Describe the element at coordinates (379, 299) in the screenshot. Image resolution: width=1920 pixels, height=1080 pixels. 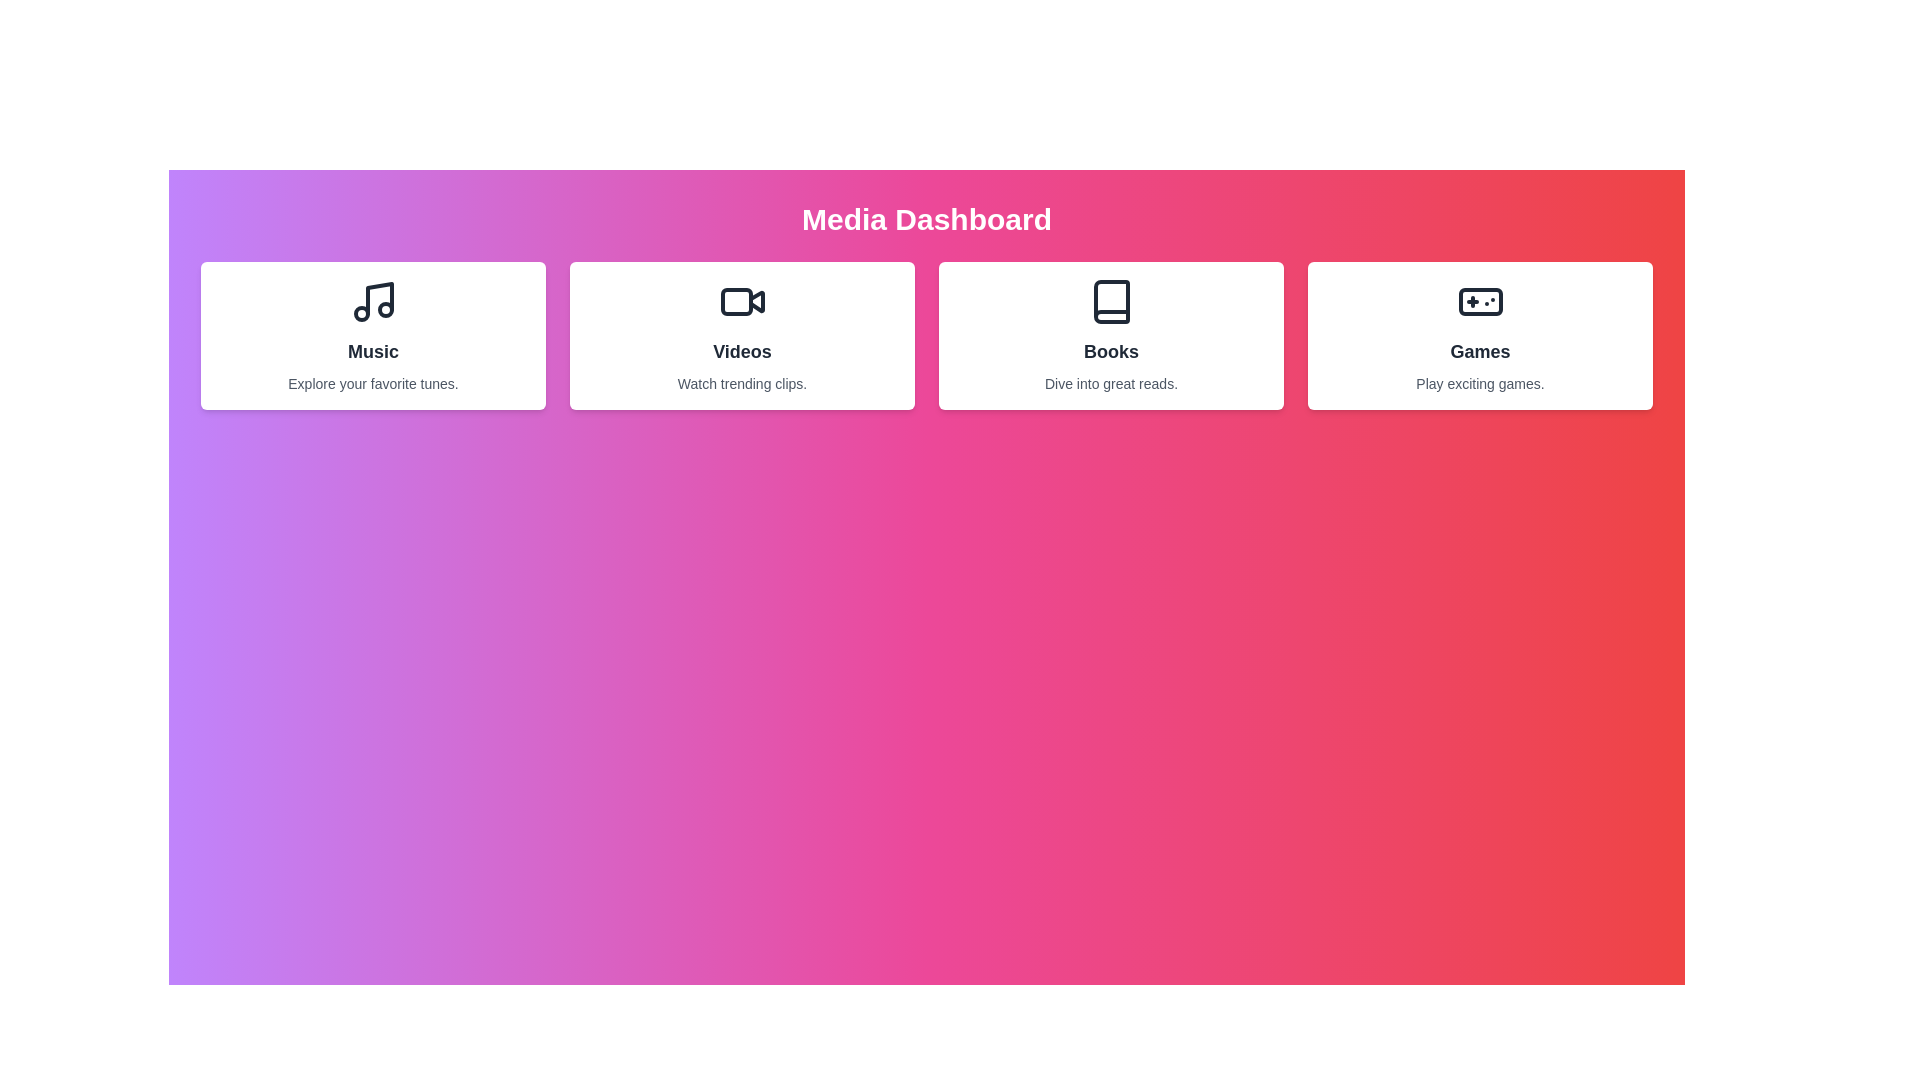
I see `the central vertical line segment of the music icon located in the upper-left 'Music' card` at that location.